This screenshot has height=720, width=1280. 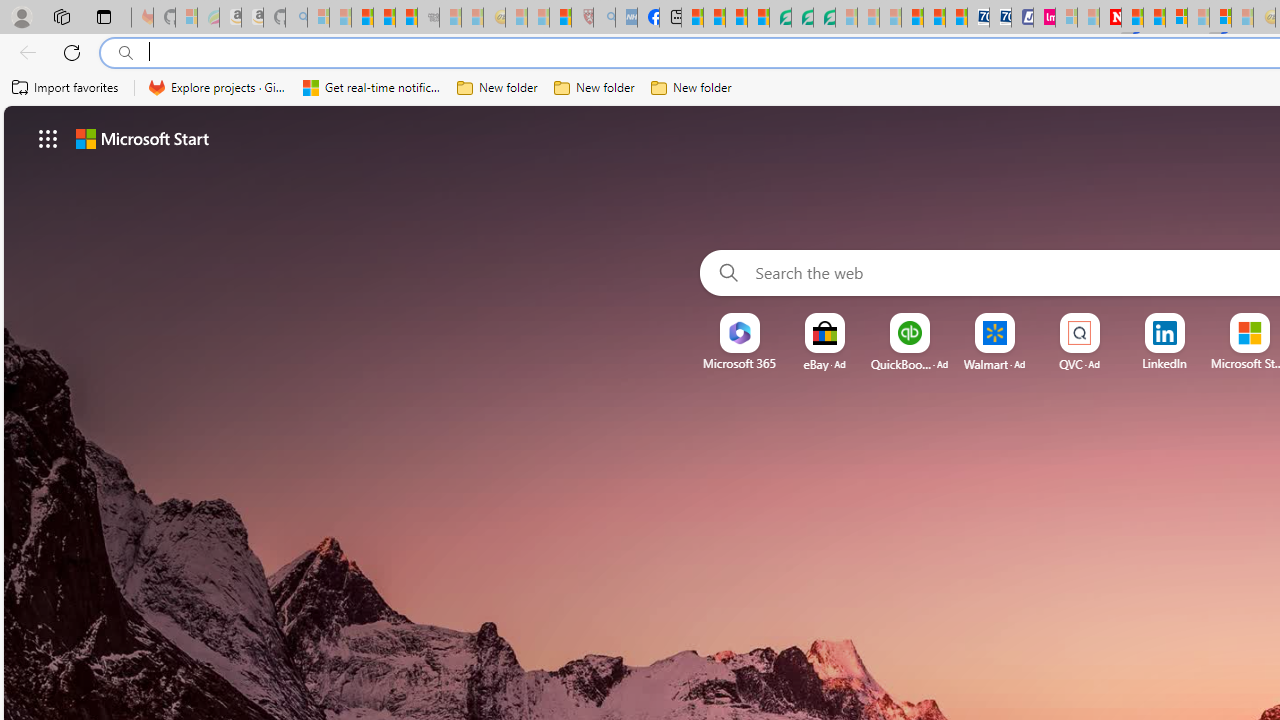 I want to click on 'Jobs - lastminute.com Investor Portal', so click(x=1043, y=17).